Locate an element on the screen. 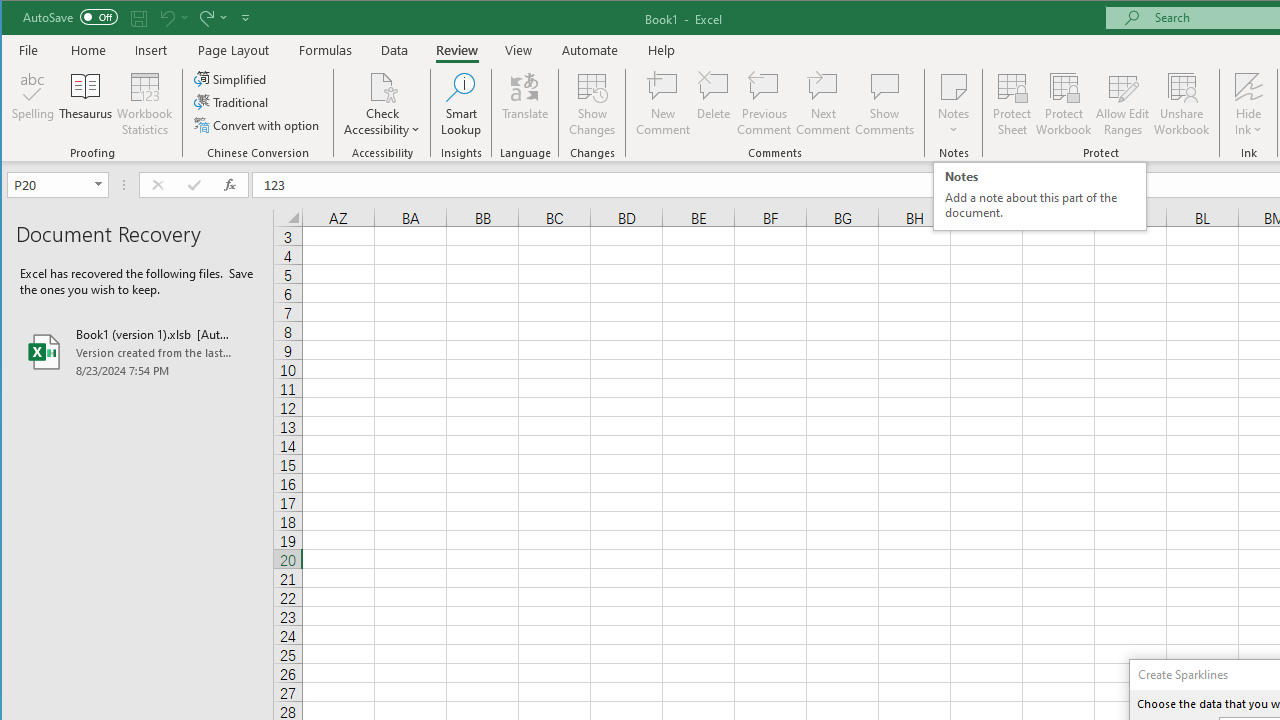 The image size is (1280, 720). 'Simplified' is located at coordinates (231, 78).